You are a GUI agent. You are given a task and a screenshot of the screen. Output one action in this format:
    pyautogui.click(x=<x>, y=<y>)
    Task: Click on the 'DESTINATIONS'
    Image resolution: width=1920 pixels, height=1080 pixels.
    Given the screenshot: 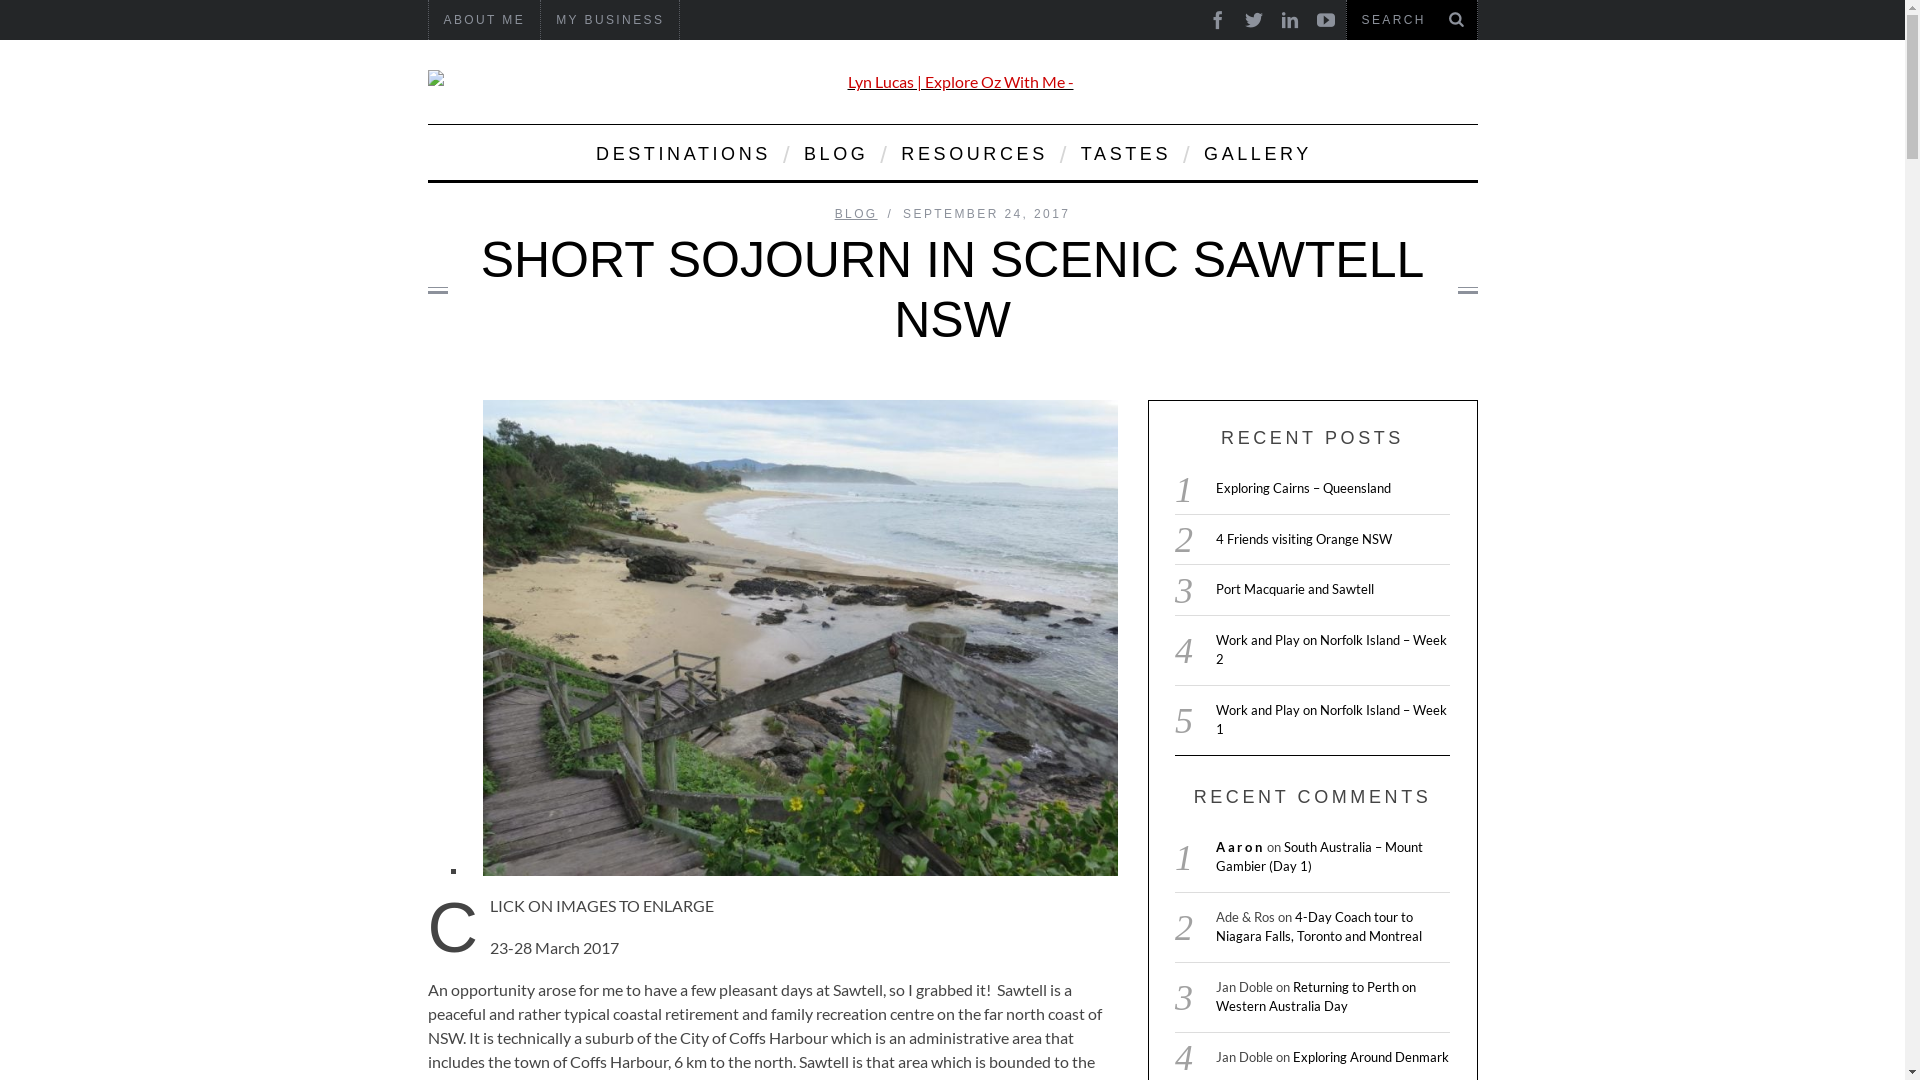 What is the action you would take?
    pyautogui.click(x=681, y=151)
    